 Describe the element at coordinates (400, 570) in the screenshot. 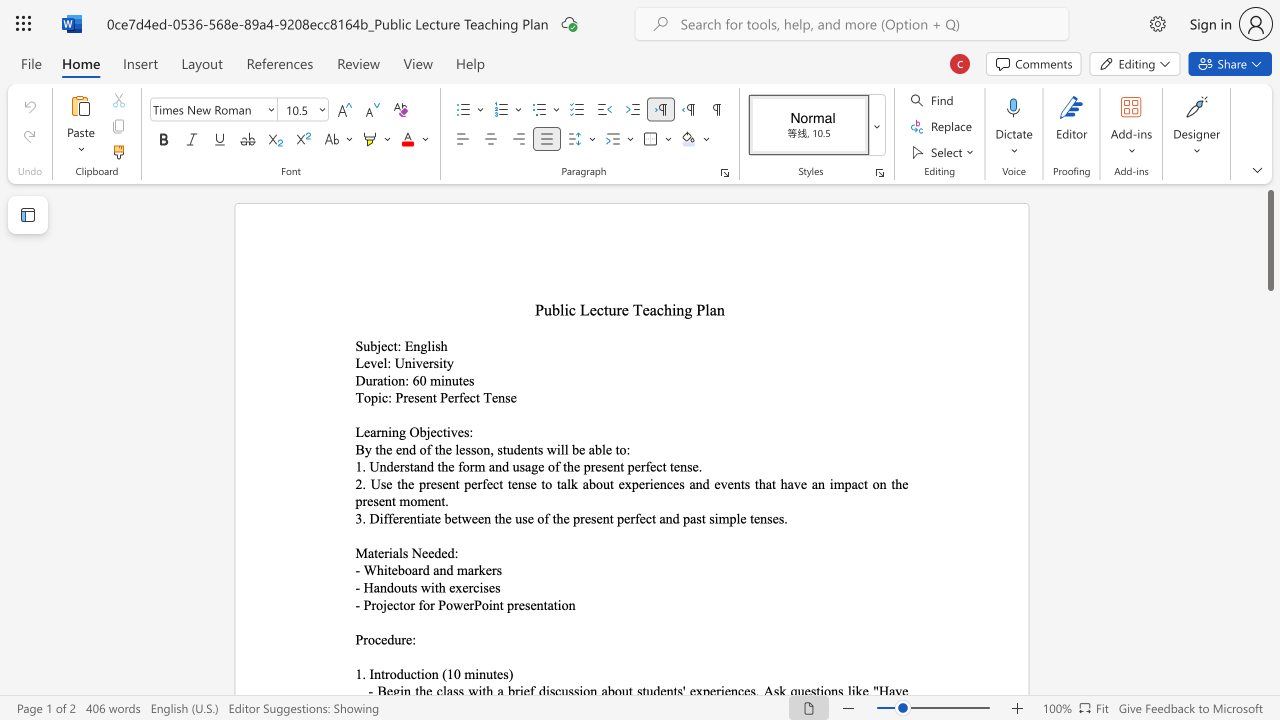

I see `the 1th character "b" in the text` at that location.